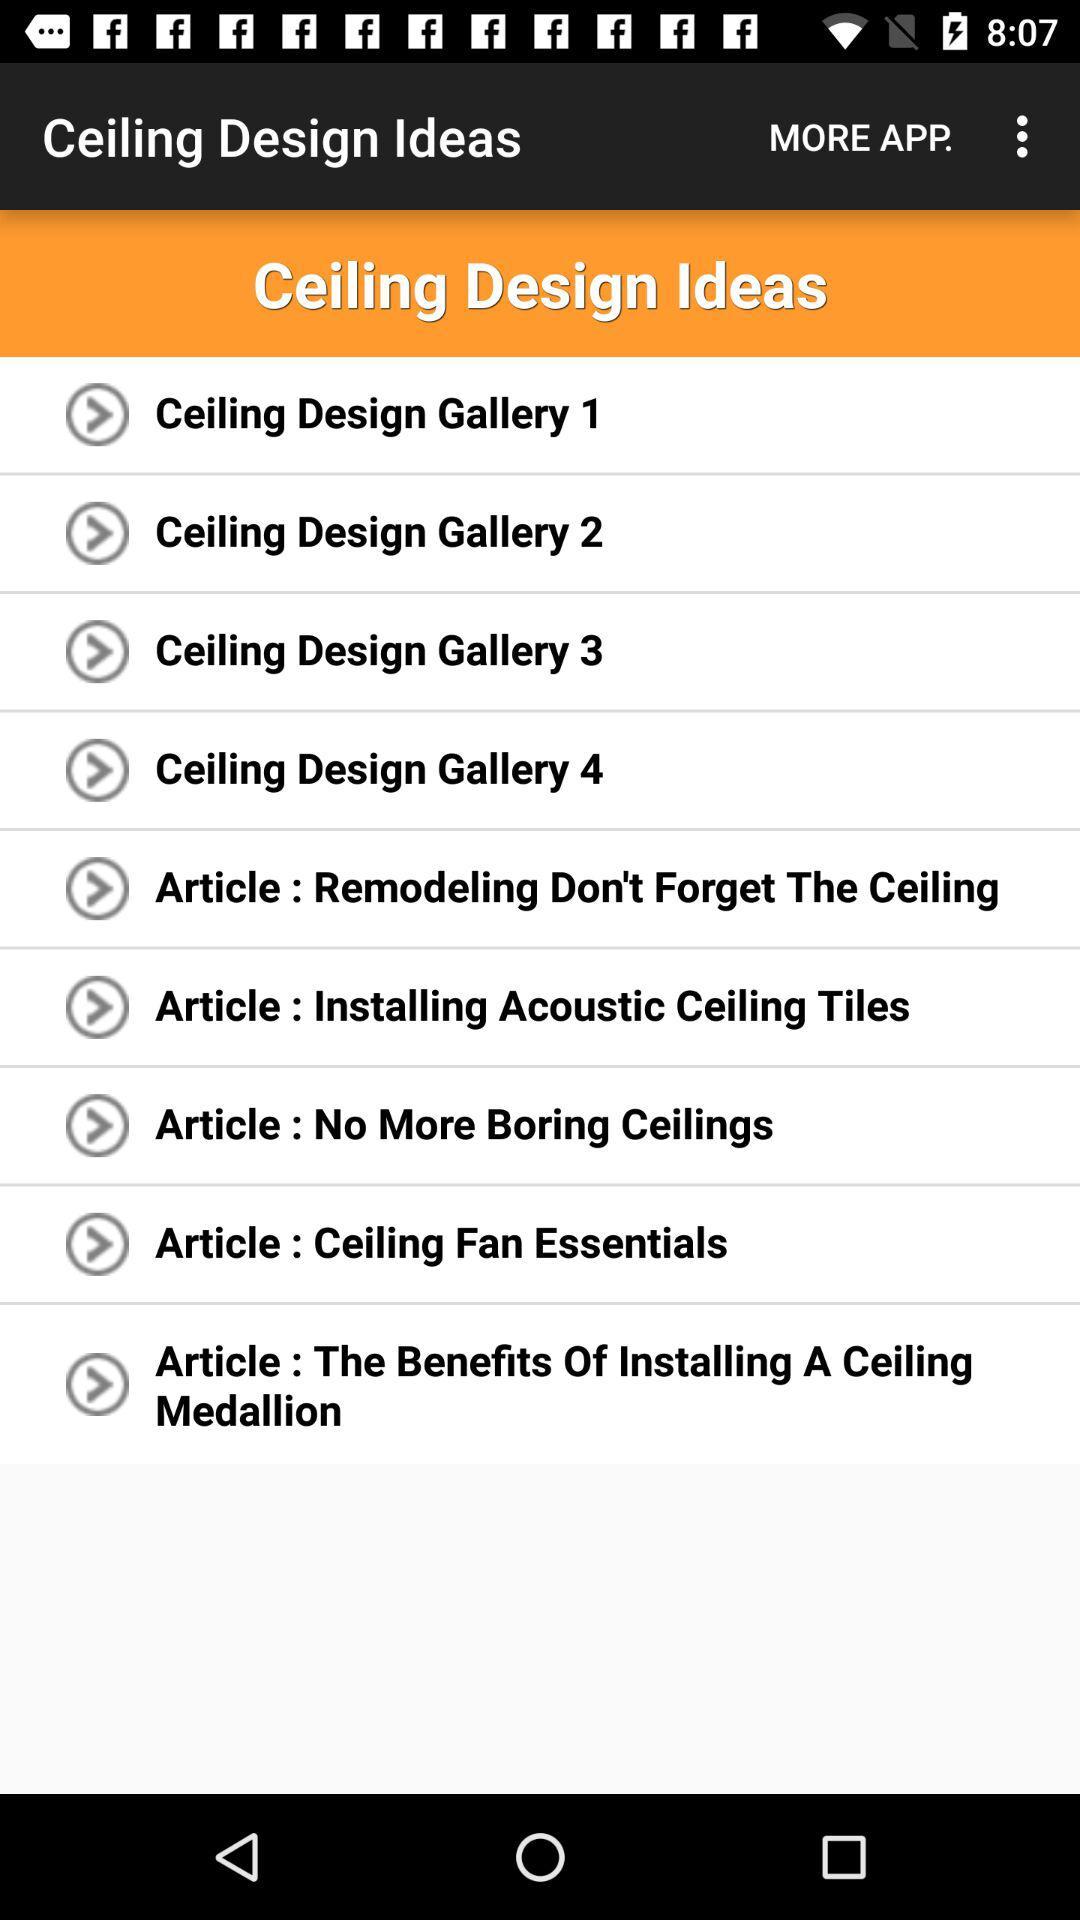 This screenshot has width=1080, height=1920. Describe the element at coordinates (860, 135) in the screenshot. I see `the item above the ceiling design ideas item` at that location.